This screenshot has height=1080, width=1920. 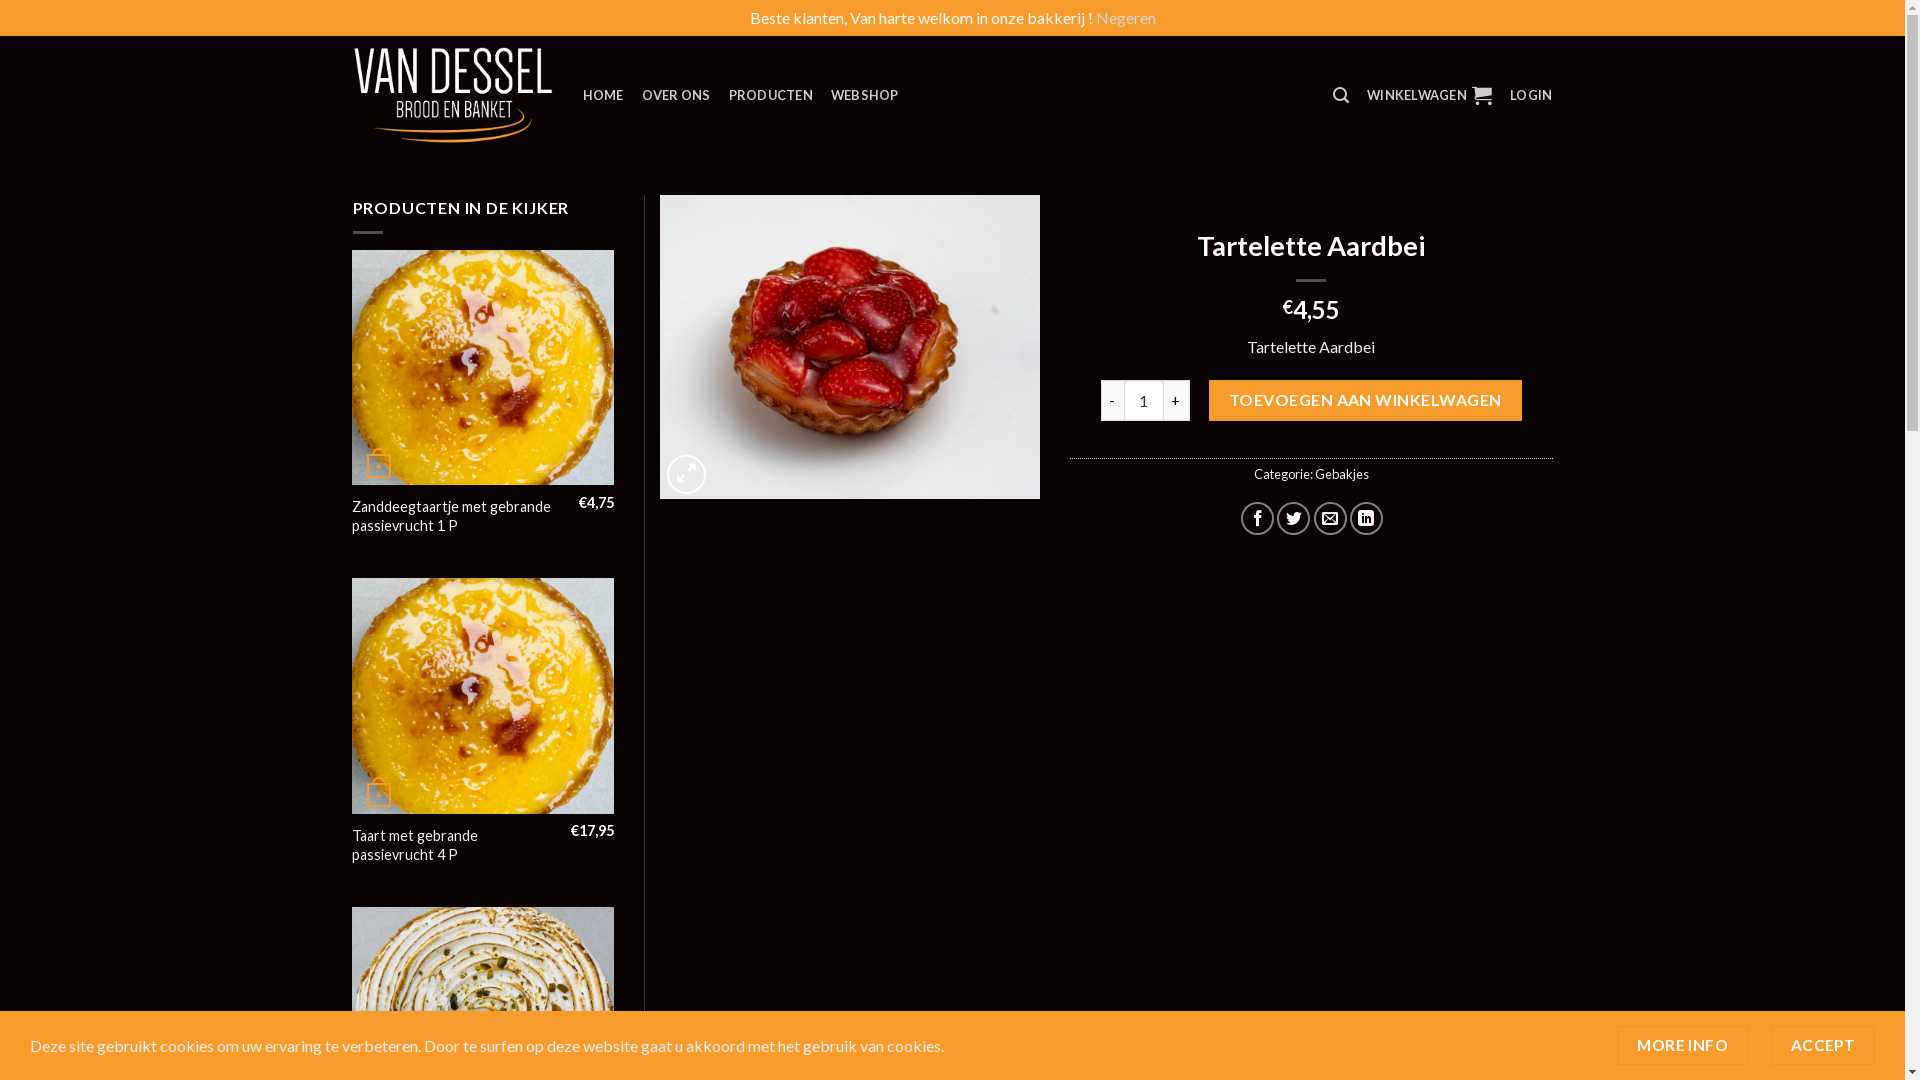 I want to click on 'WEBSHOP', so click(x=864, y=95).